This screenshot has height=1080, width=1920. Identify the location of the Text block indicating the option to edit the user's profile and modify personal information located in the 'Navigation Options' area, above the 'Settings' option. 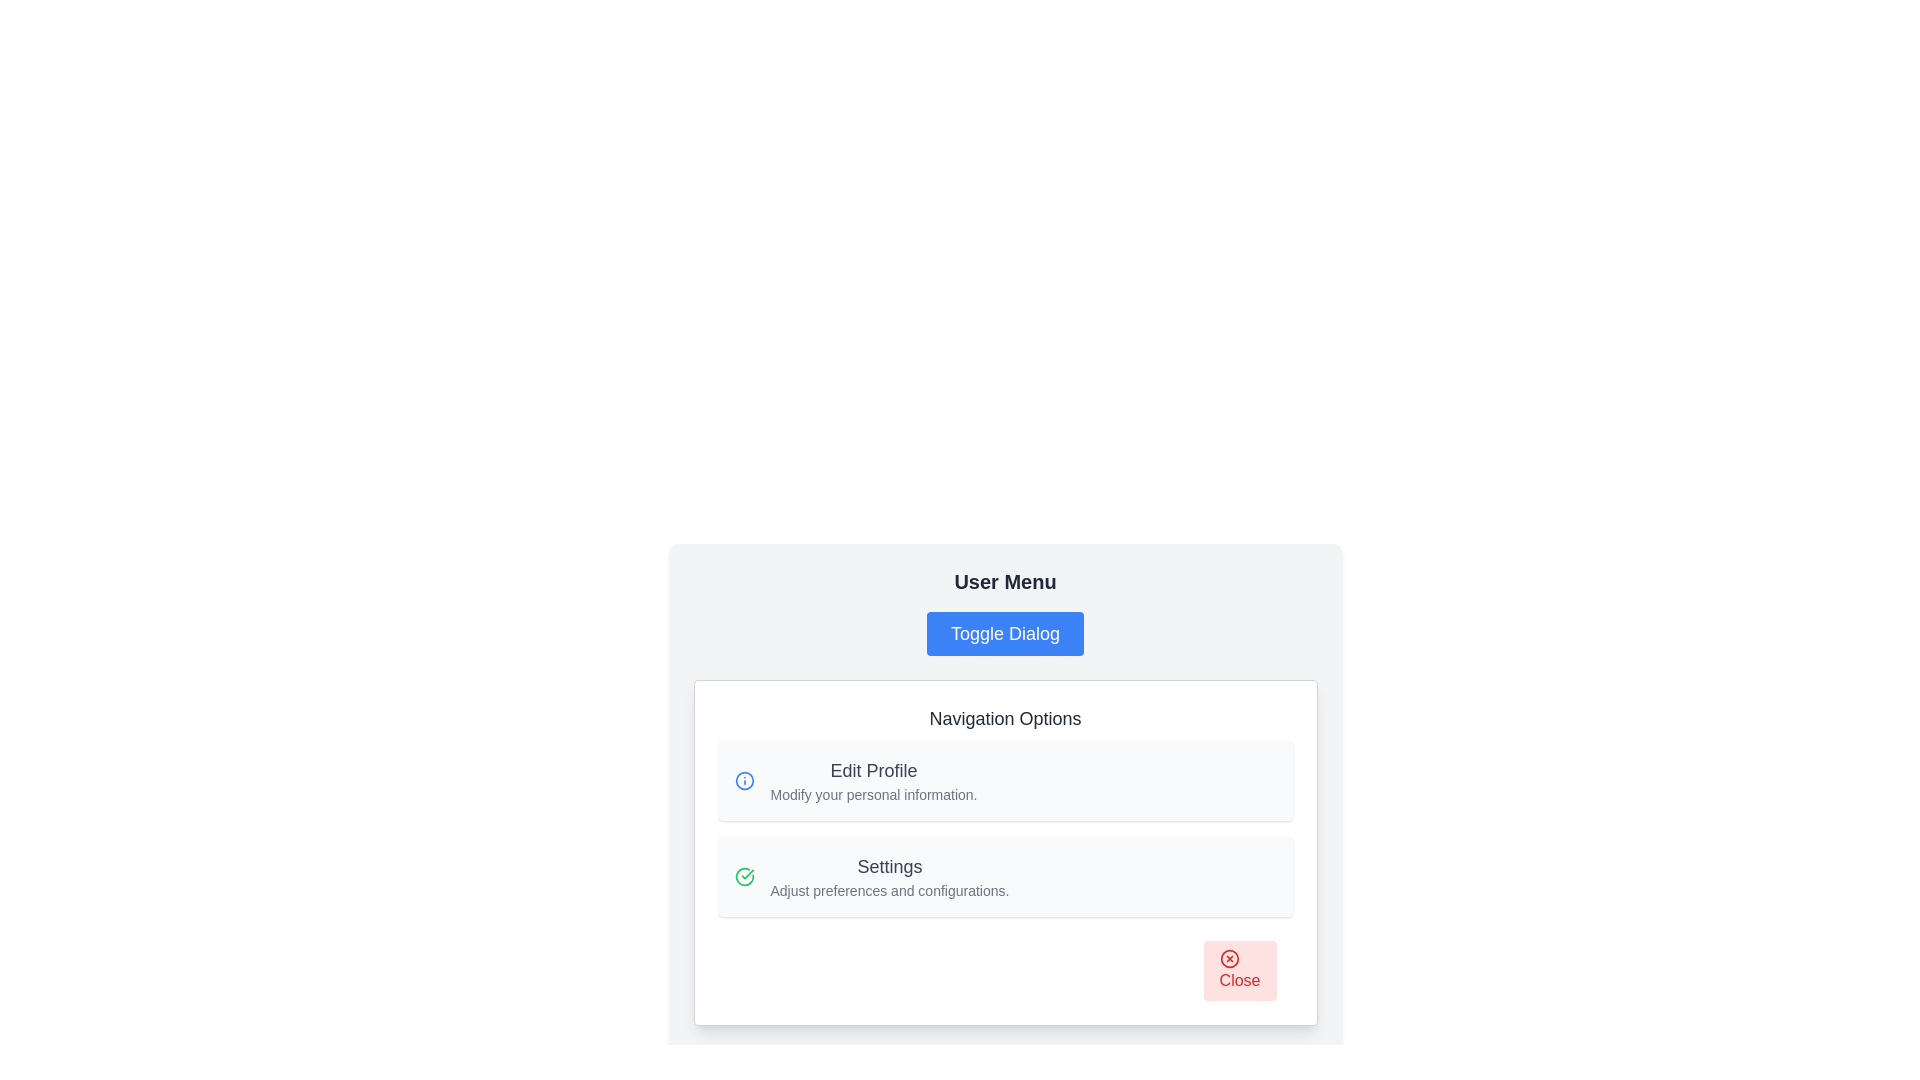
(873, 779).